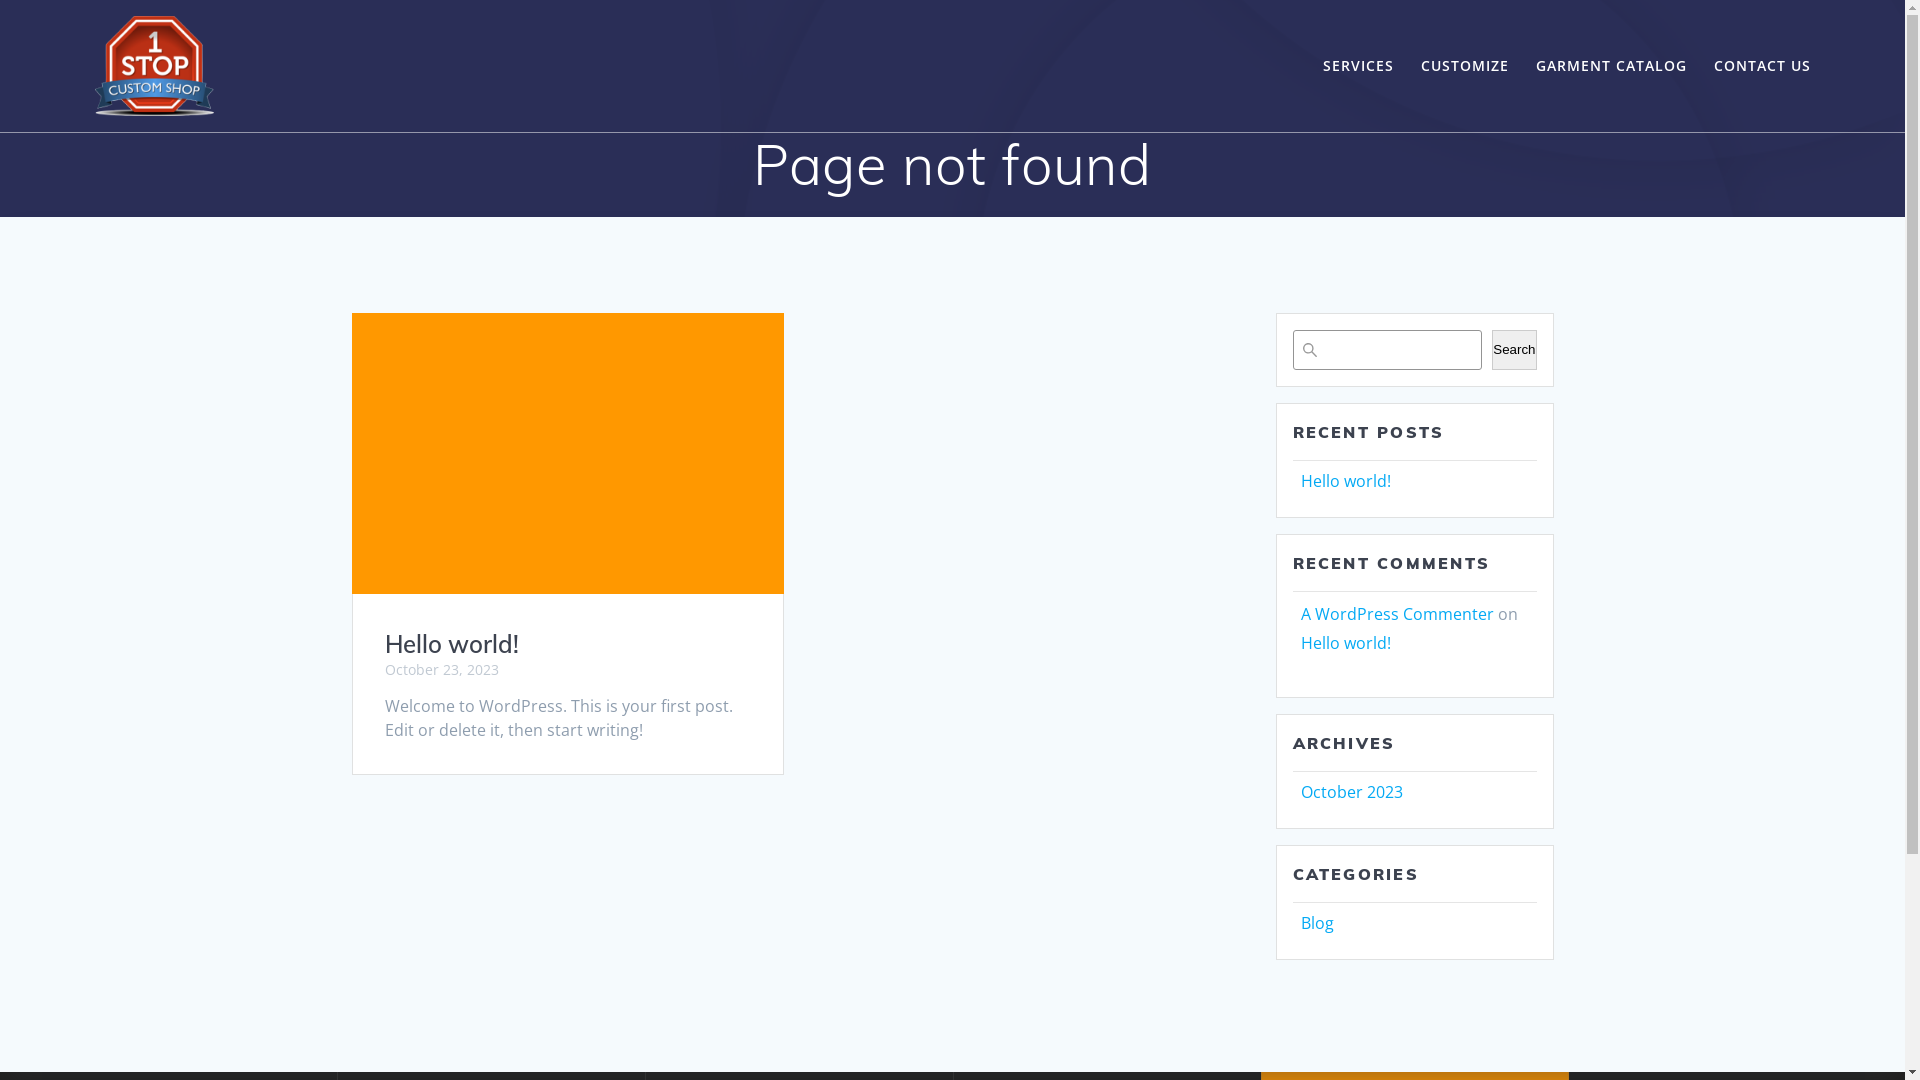 This screenshot has width=1920, height=1080. Describe the element at coordinates (1350, 790) in the screenshot. I see `'October 2023'` at that location.